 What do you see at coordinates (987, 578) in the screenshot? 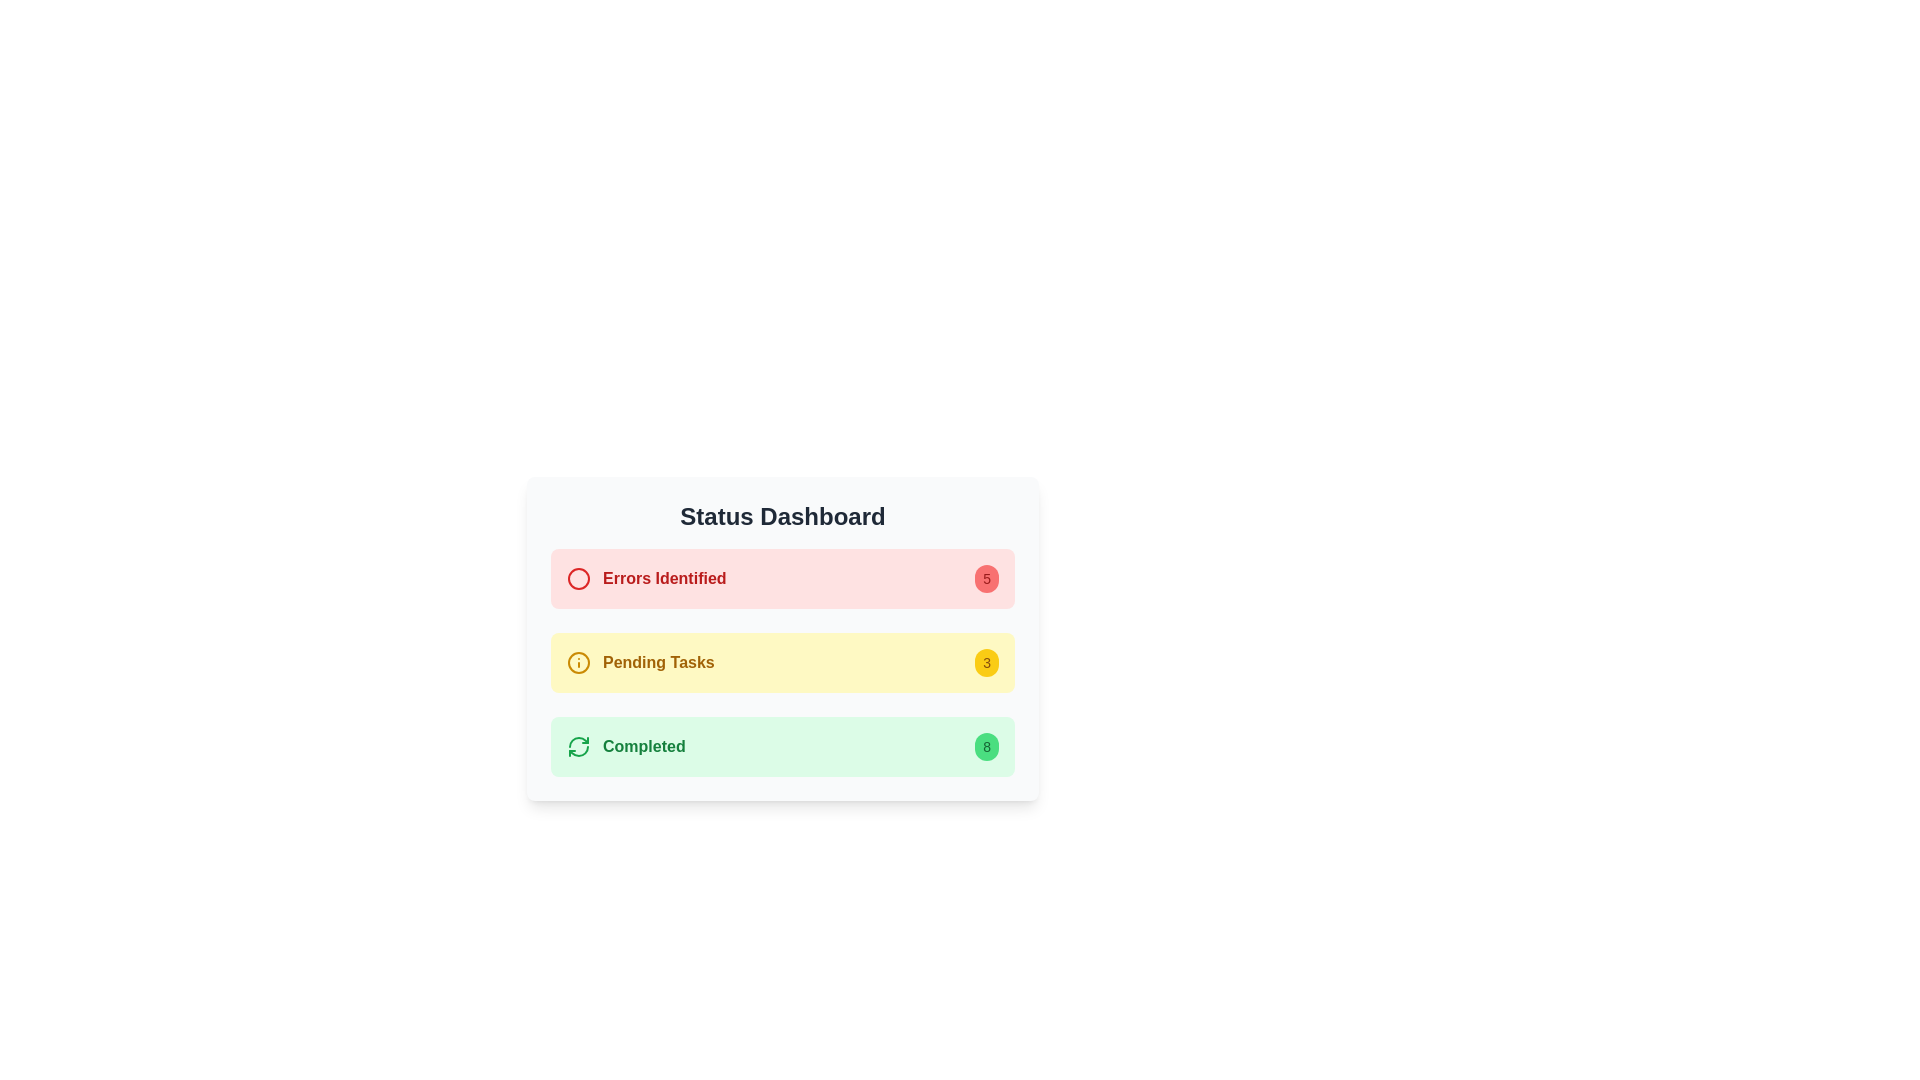
I see `the small circular badge with a red background displaying the number '5'` at bounding box center [987, 578].